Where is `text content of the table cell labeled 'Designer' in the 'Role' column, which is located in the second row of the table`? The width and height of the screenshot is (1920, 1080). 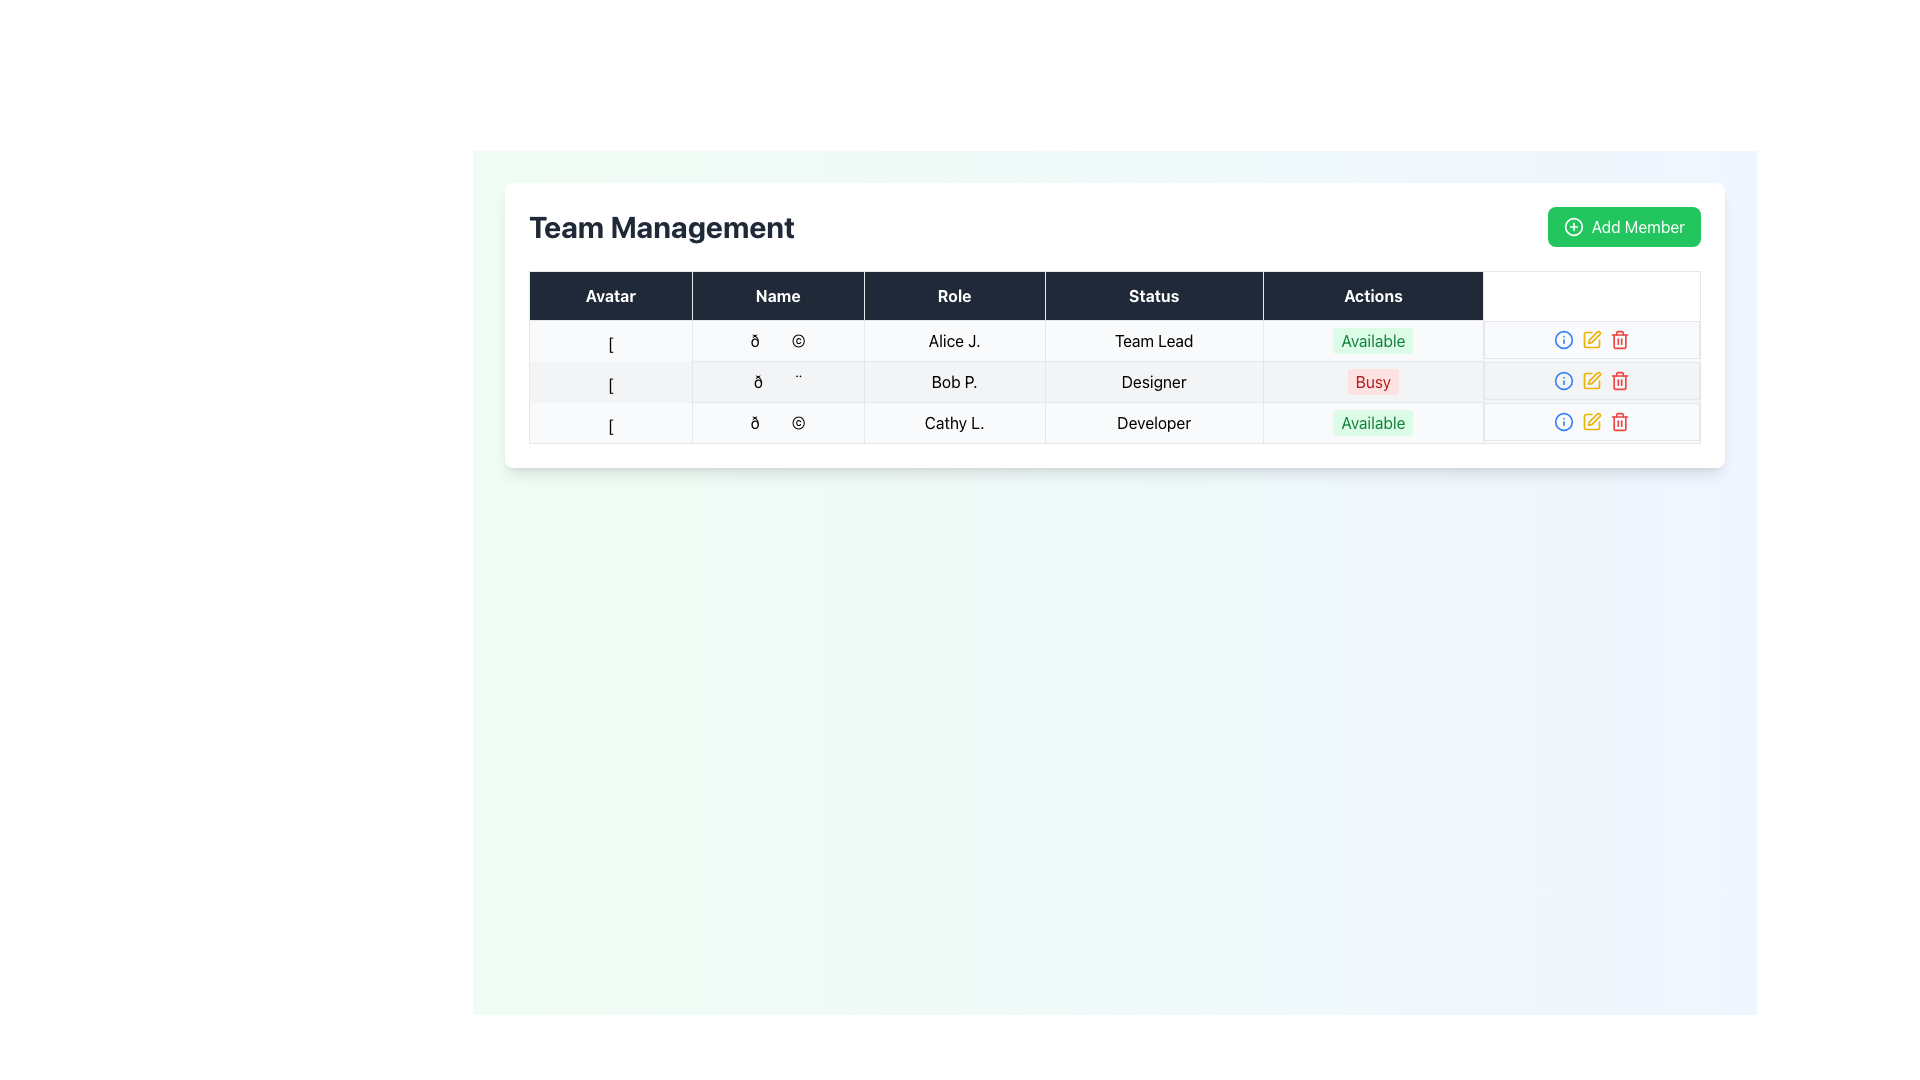 text content of the table cell labeled 'Designer' in the 'Role' column, which is located in the second row of the table is located at coordinates (1154, 381).